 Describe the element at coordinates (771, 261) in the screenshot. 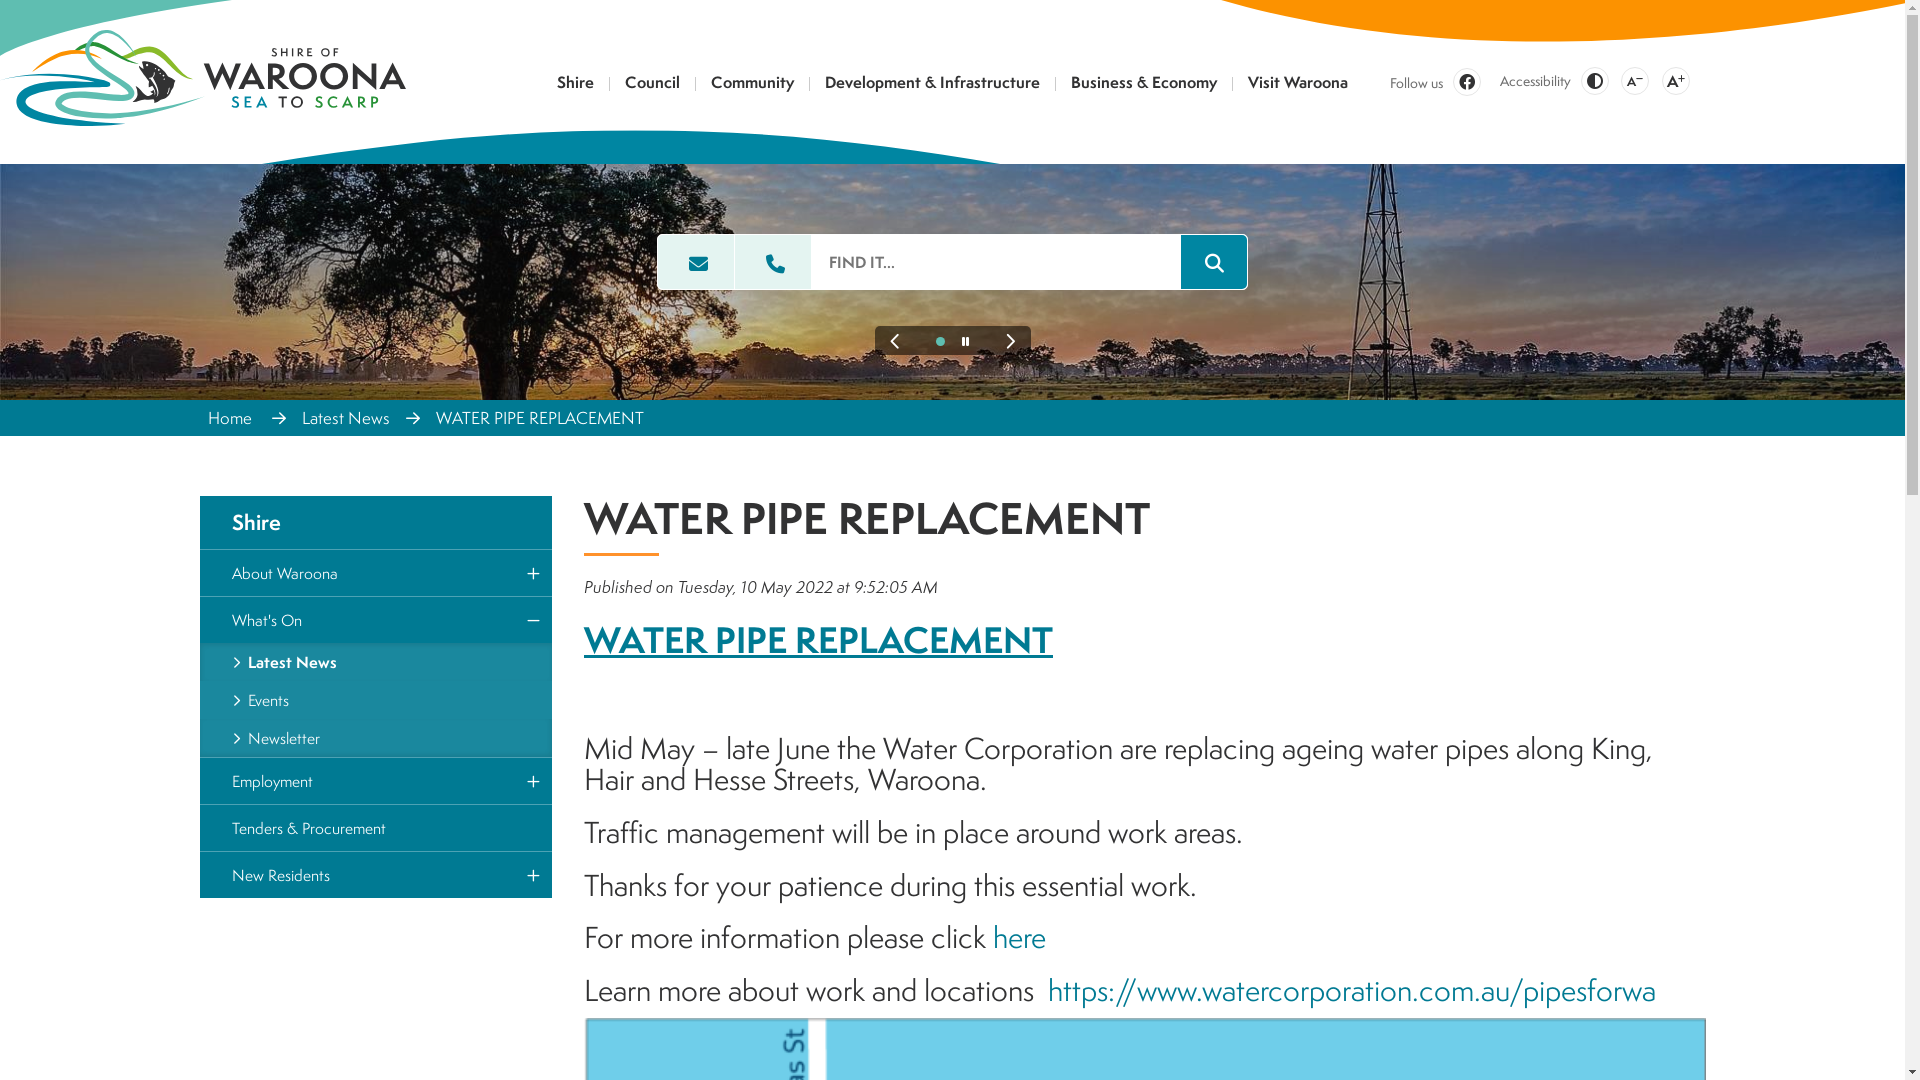

I see `'Call the Shire of Waroona'` at that location.